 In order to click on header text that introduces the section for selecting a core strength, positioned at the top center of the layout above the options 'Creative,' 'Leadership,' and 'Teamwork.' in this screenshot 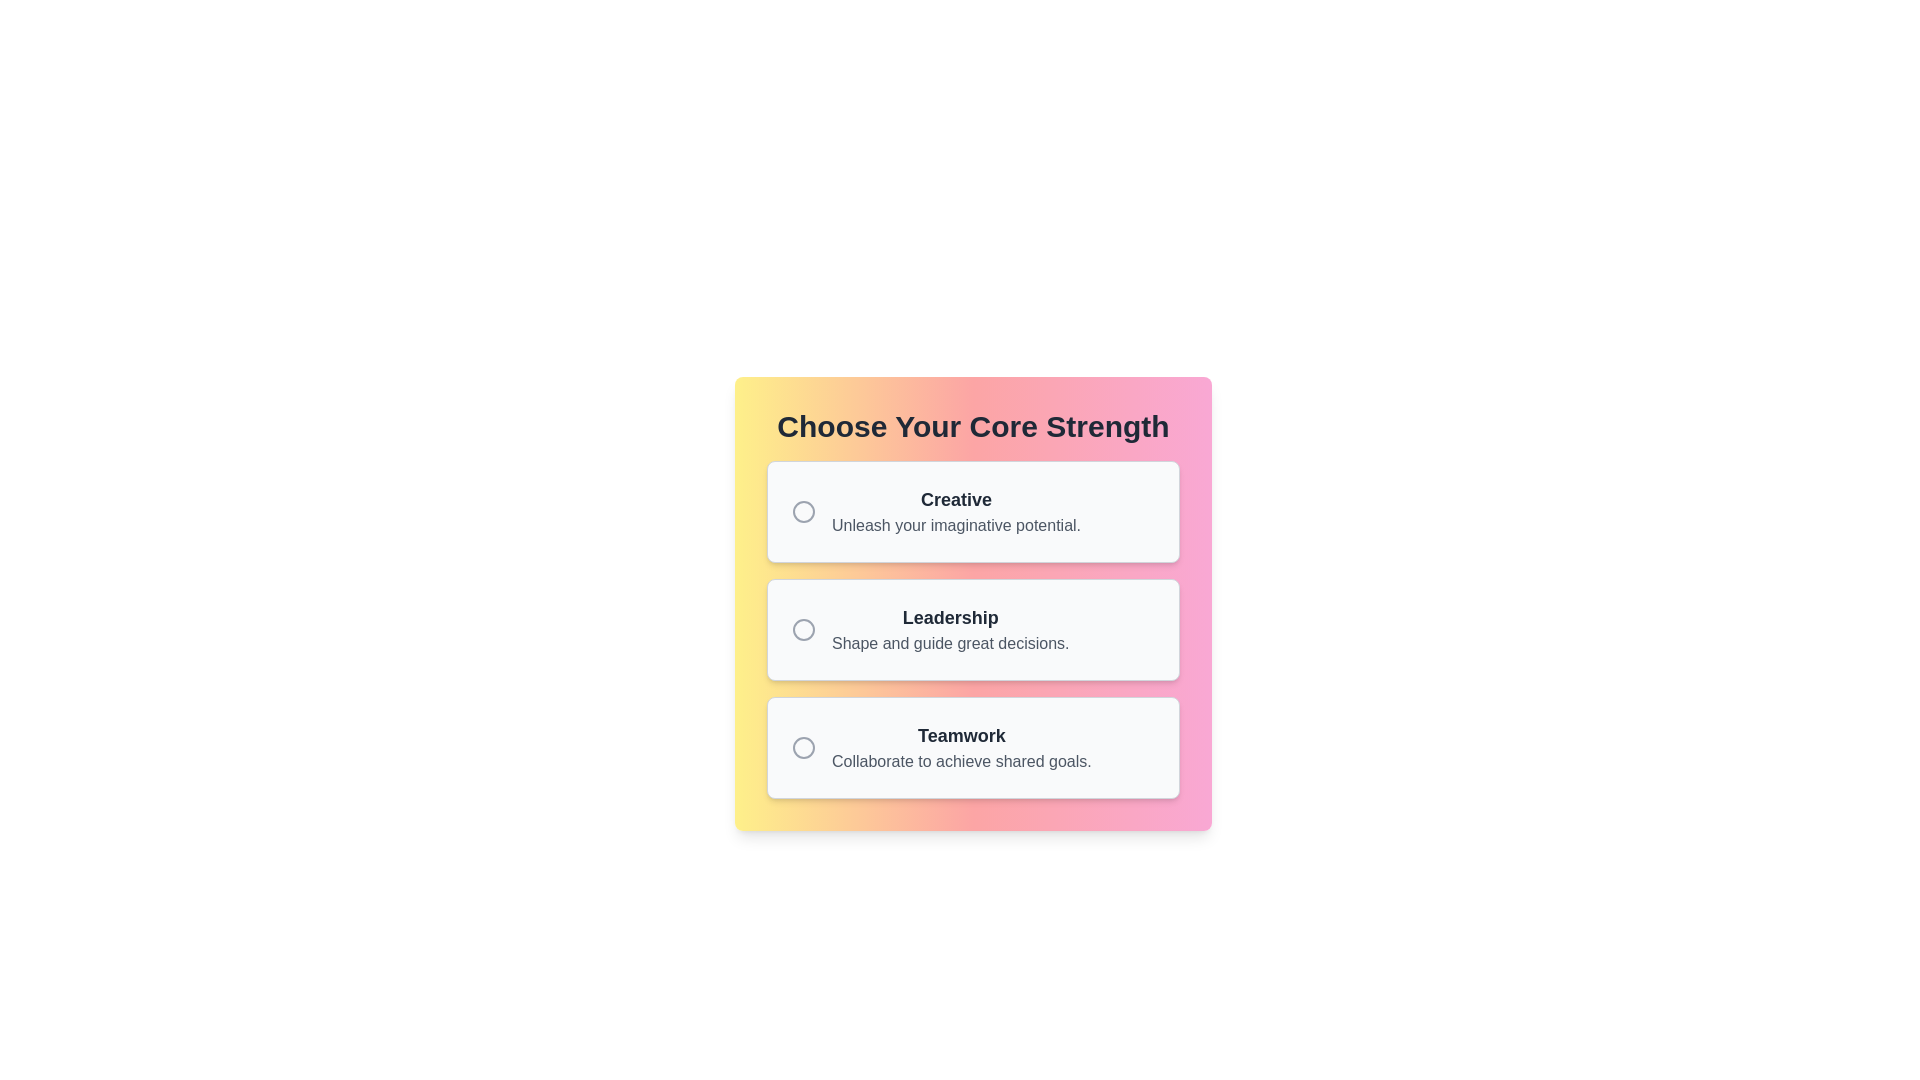, I will do `click(973, 426)`.